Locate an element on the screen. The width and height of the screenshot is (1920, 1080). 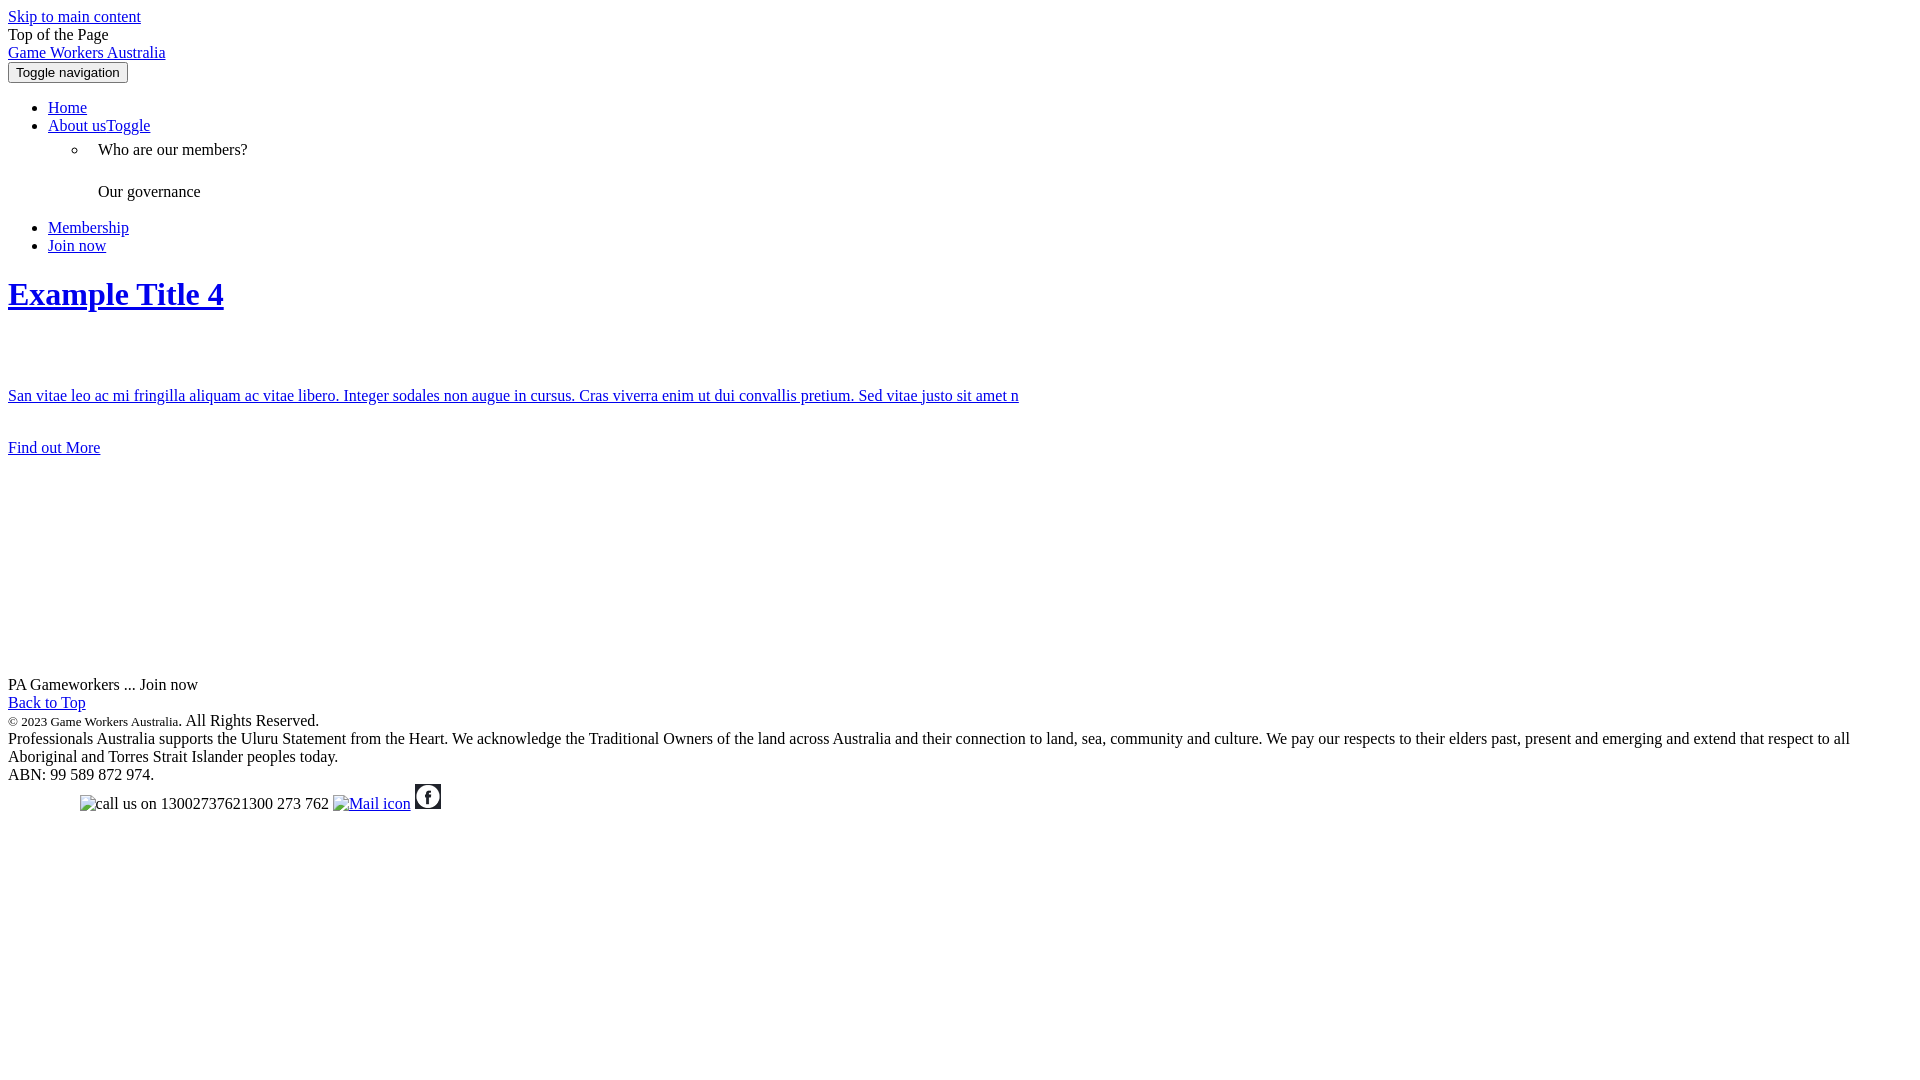
'About usToggle' is located at coordinates (98, 125).